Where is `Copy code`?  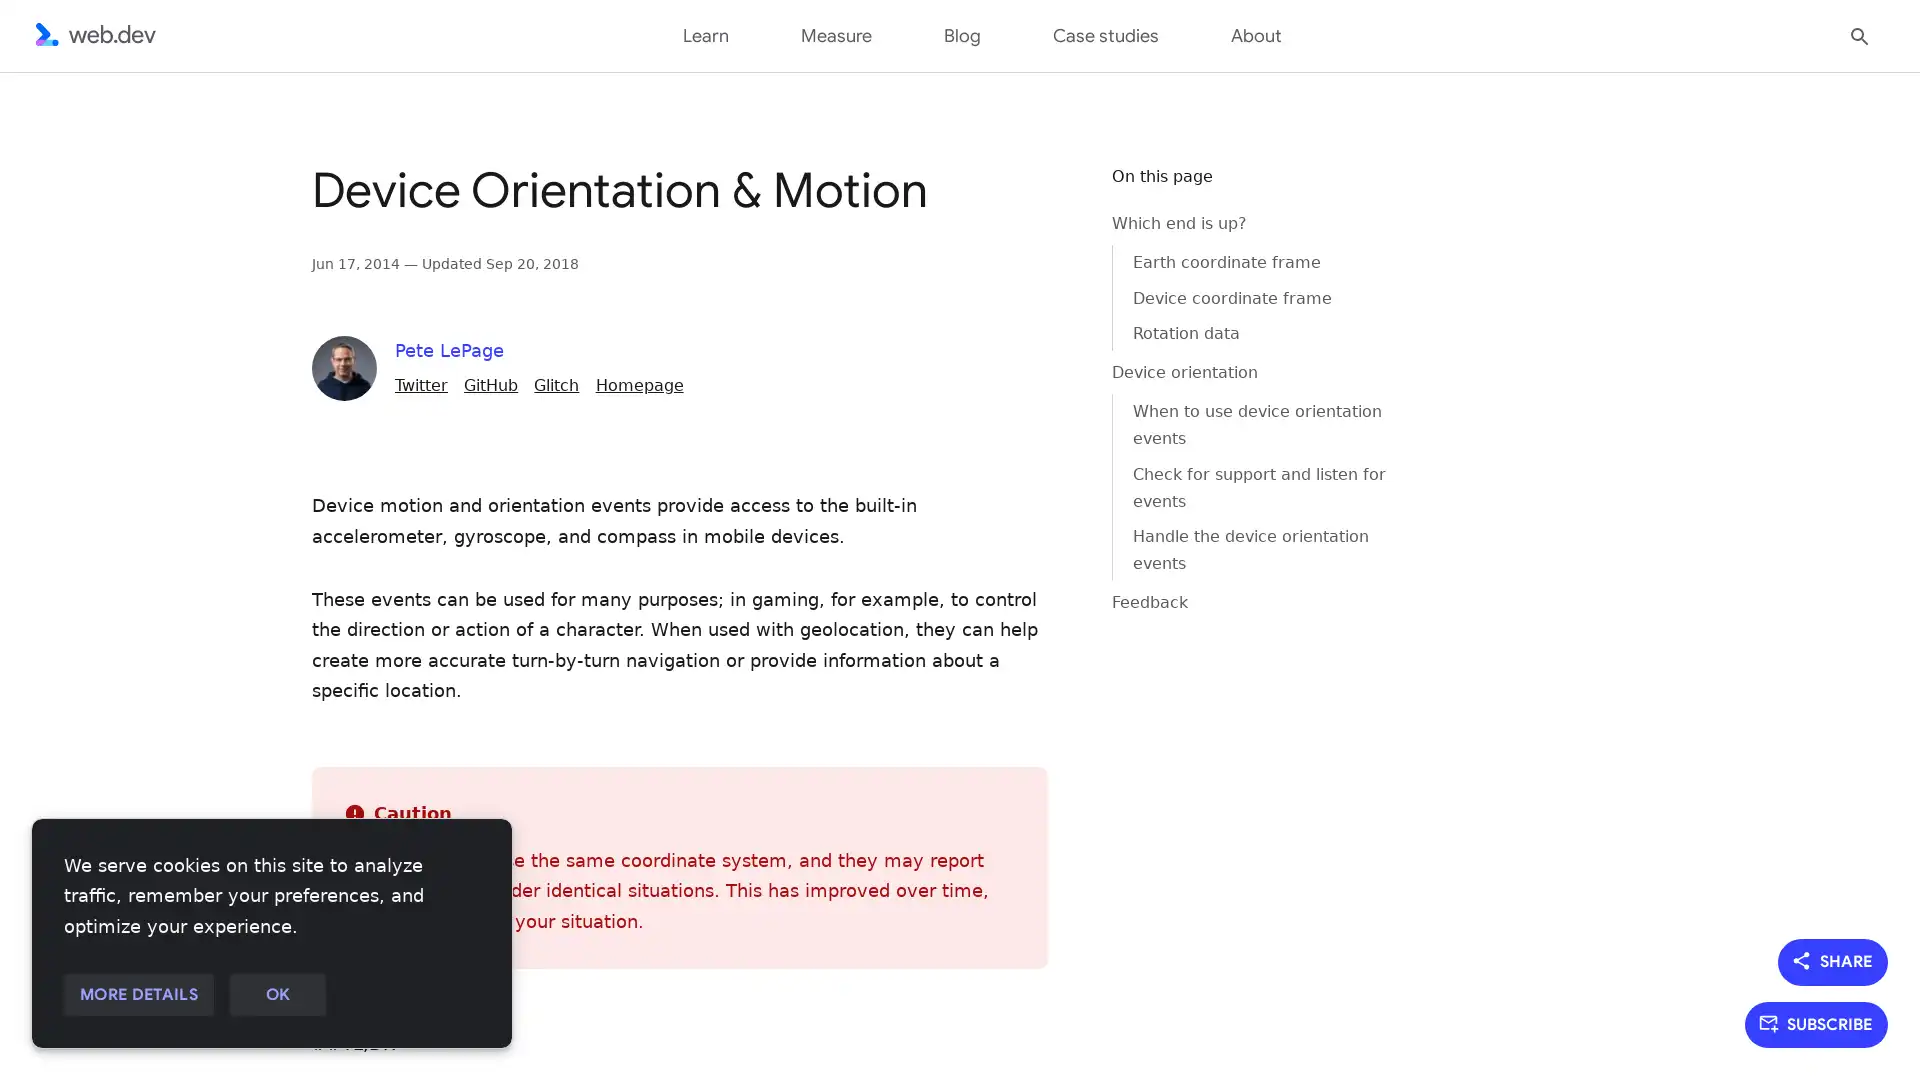
Copy code is located at coordinates (1046, 193).